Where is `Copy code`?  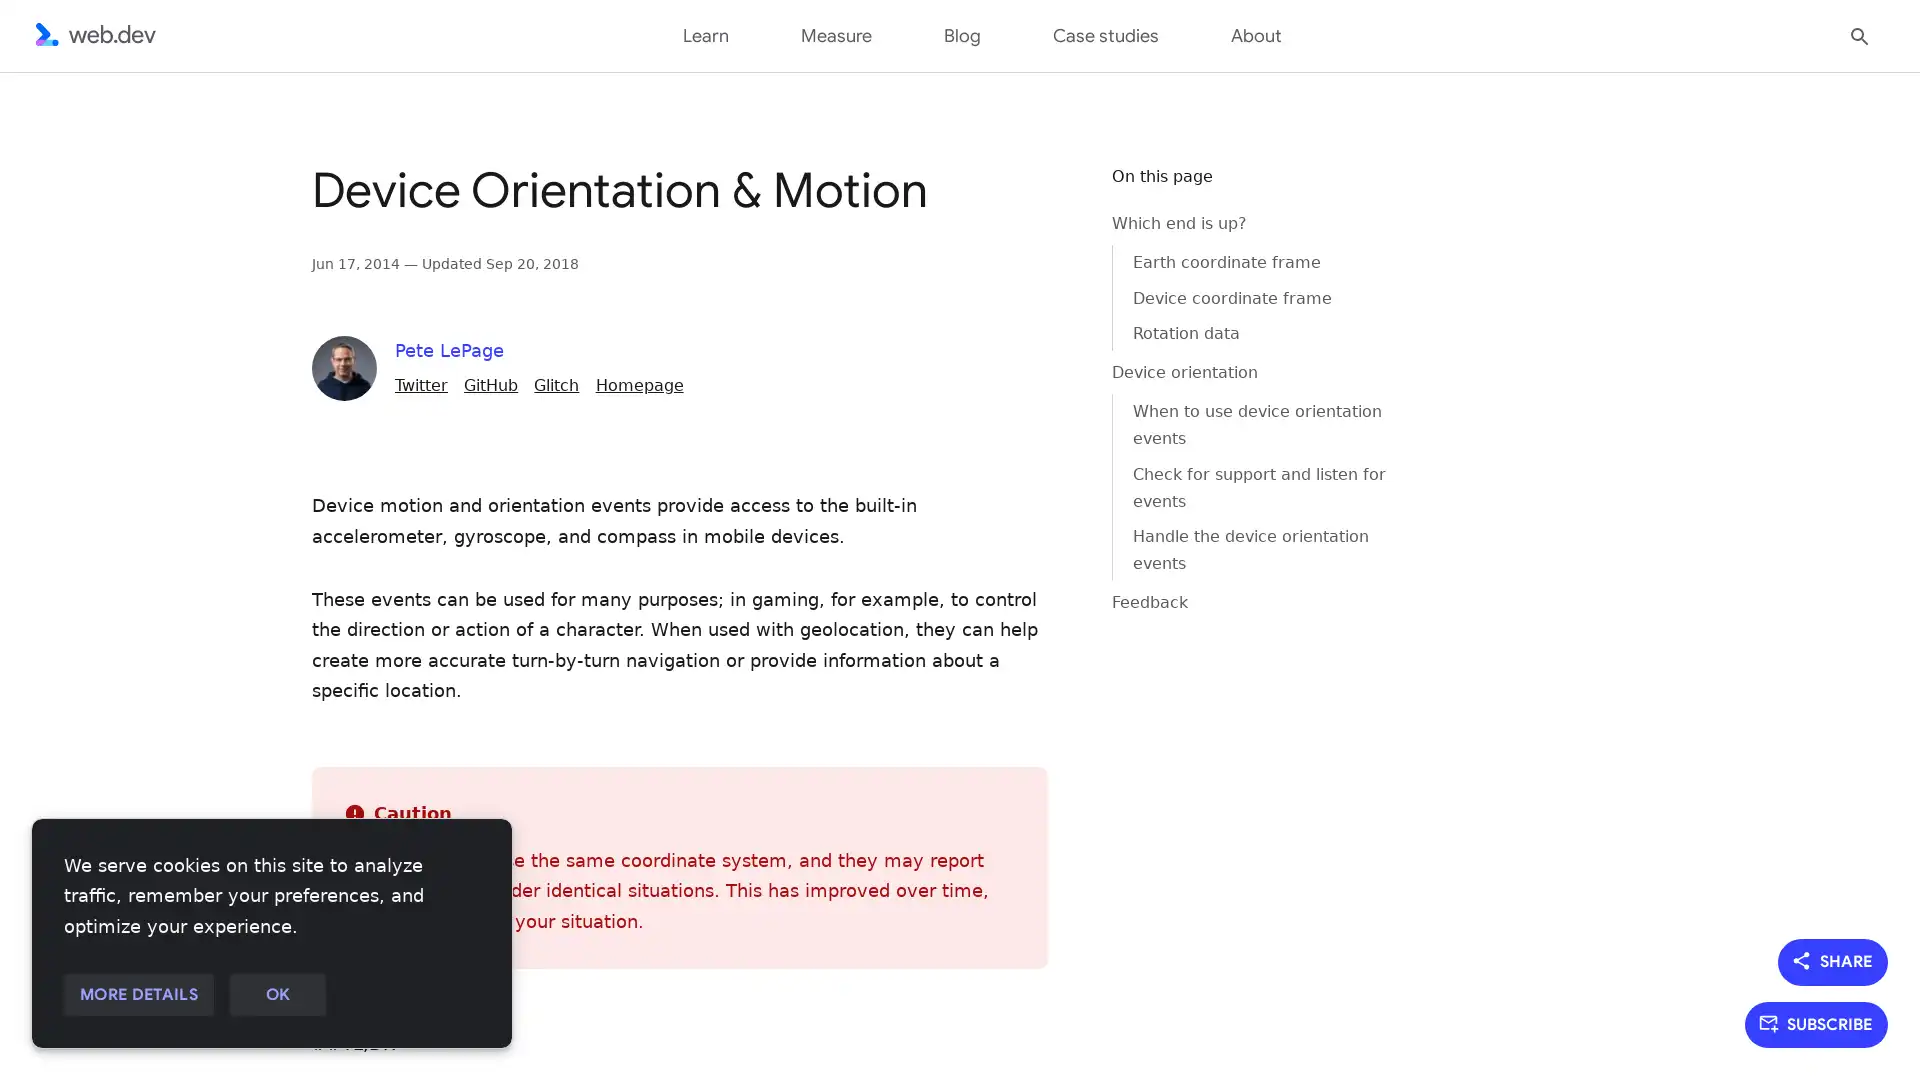
Copy code is located at coordinates (1046, 193).